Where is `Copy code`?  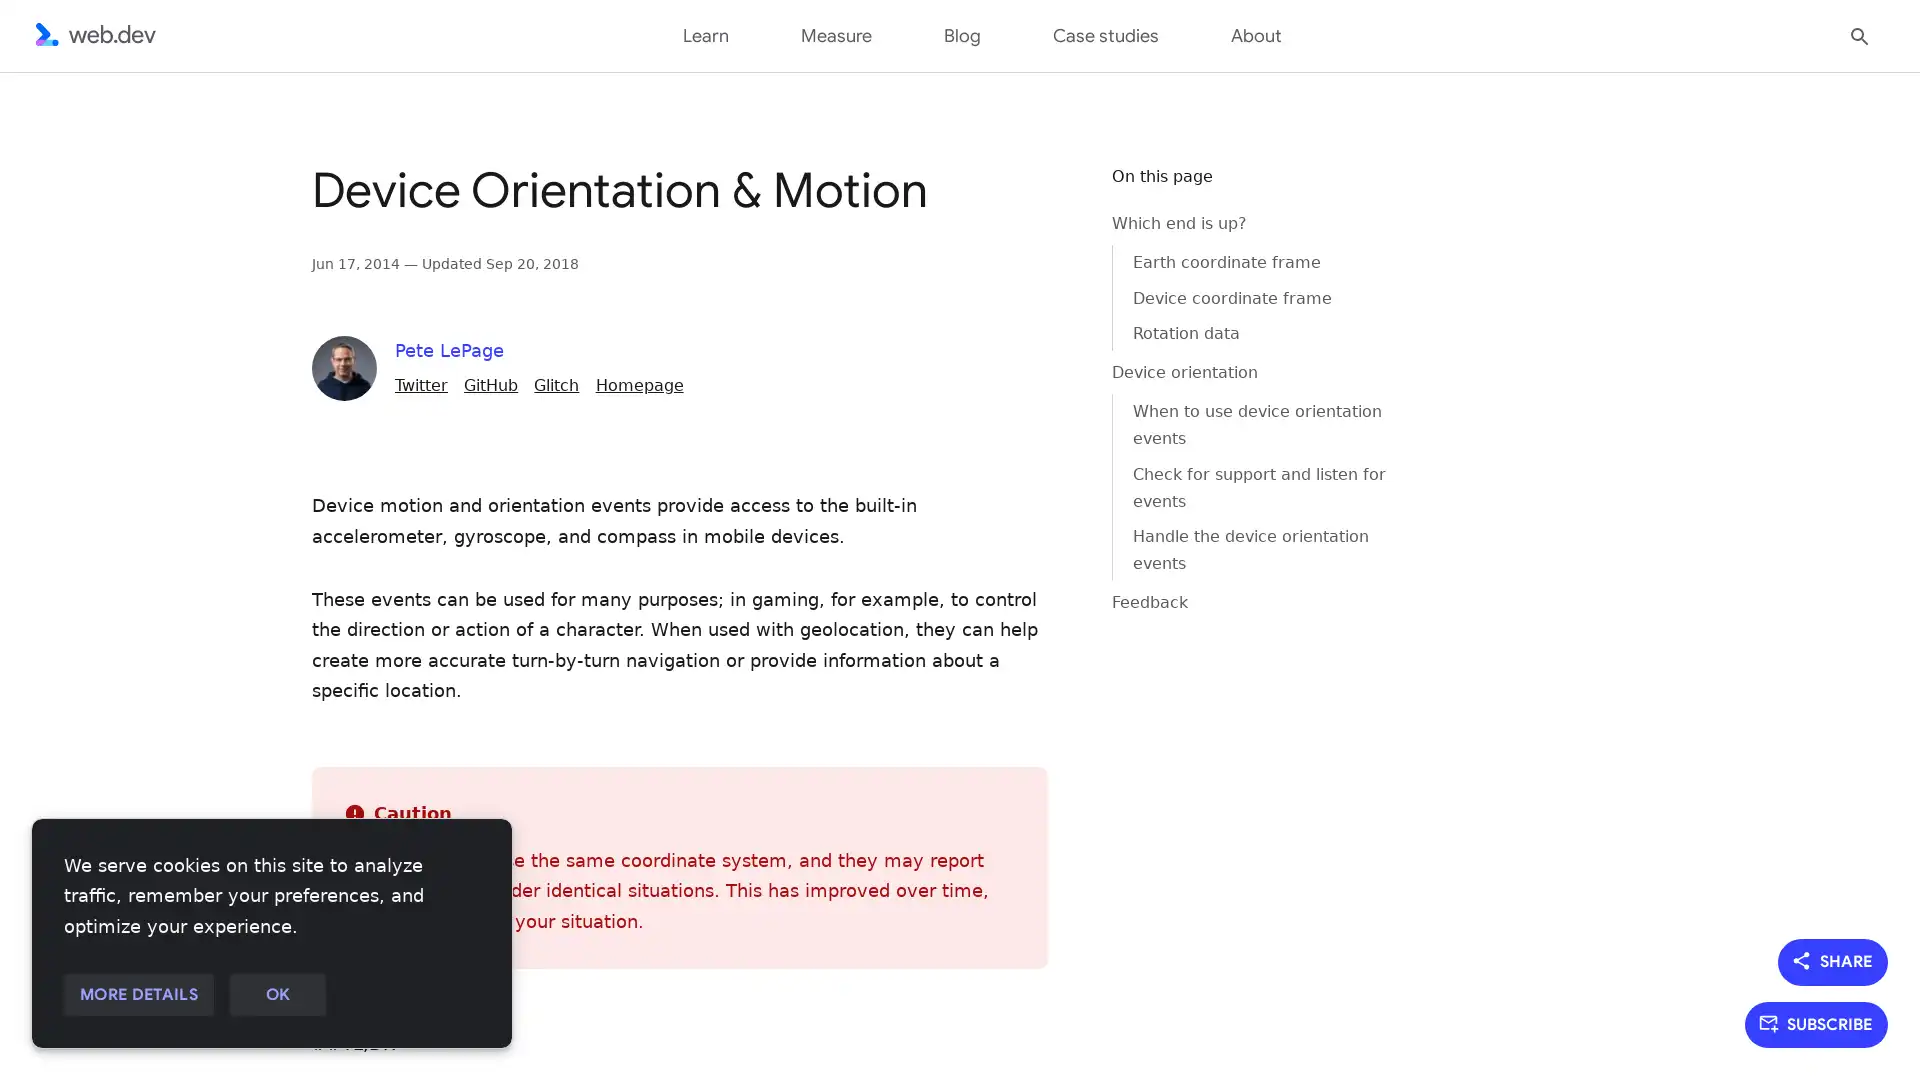
Copy code is located at coordinates (1046, 193).